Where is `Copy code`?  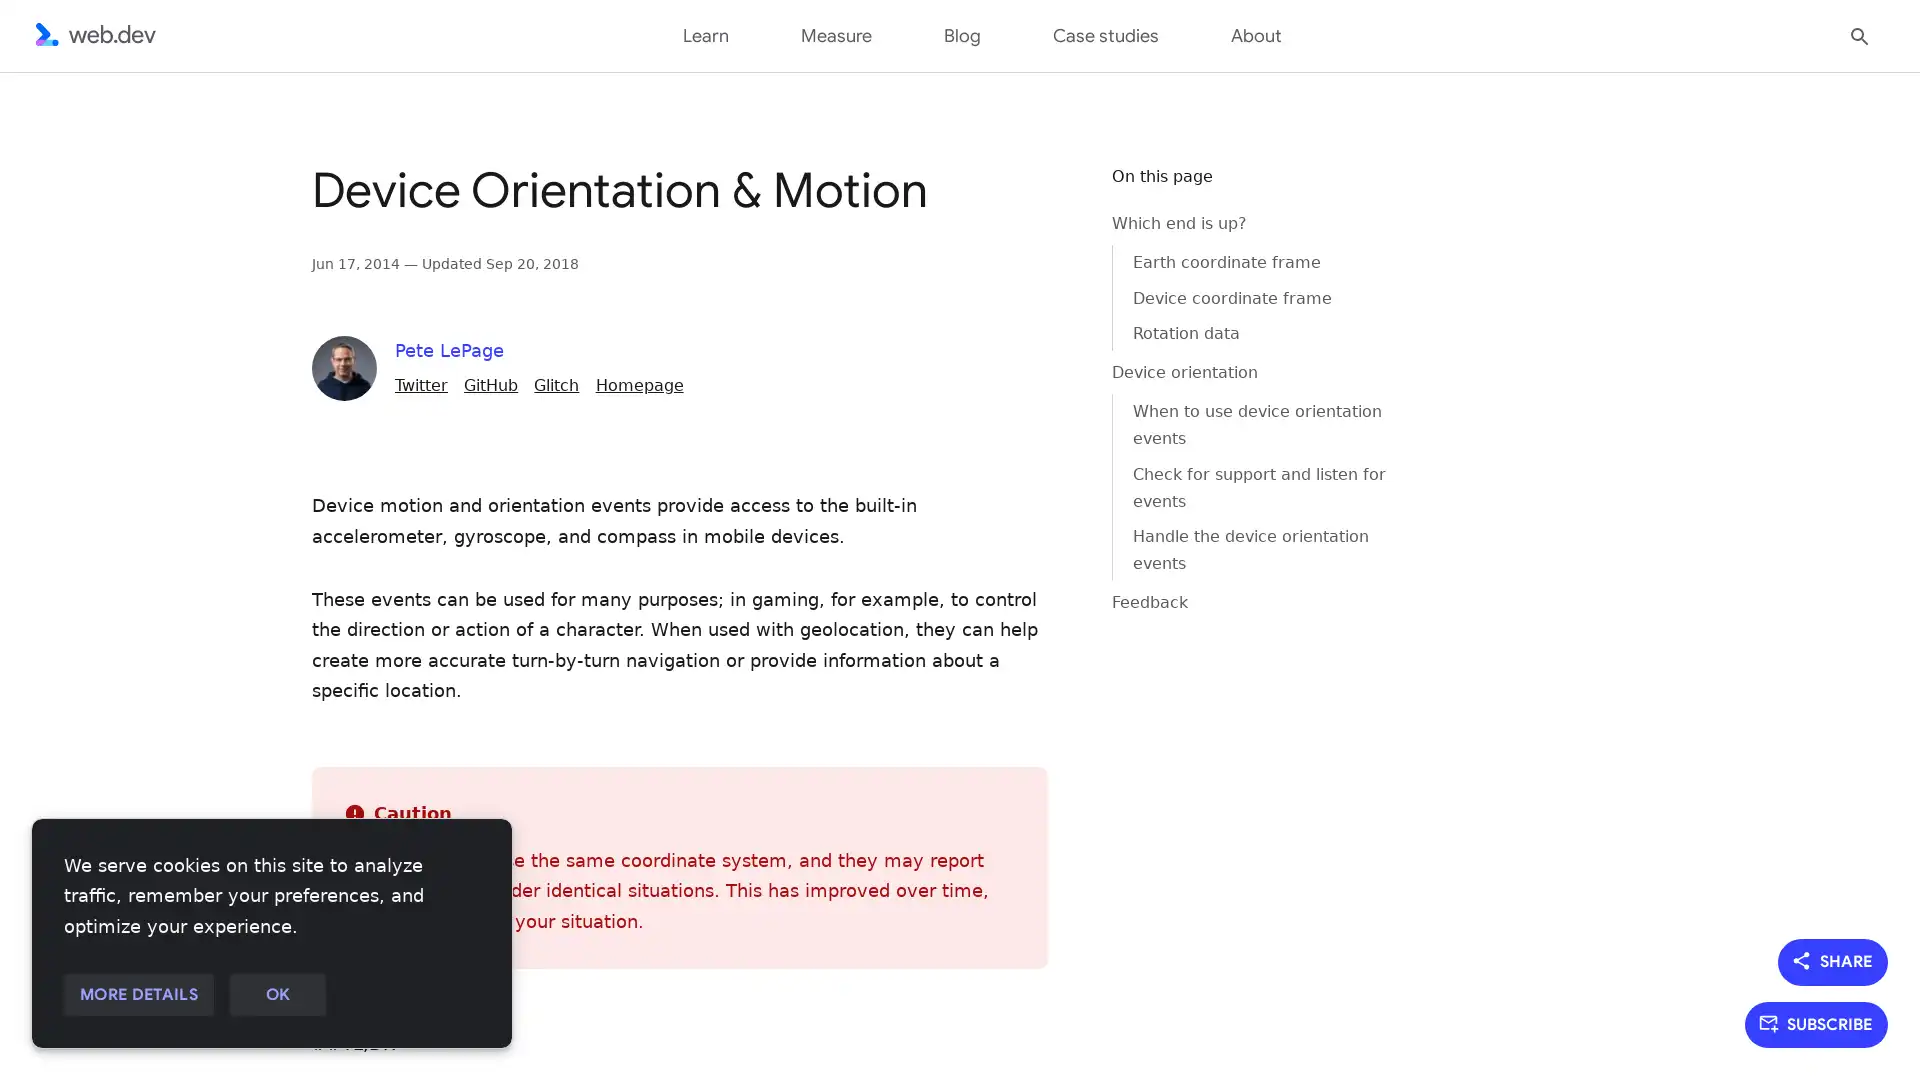
Copy code is located at coordinates (1046, 193).